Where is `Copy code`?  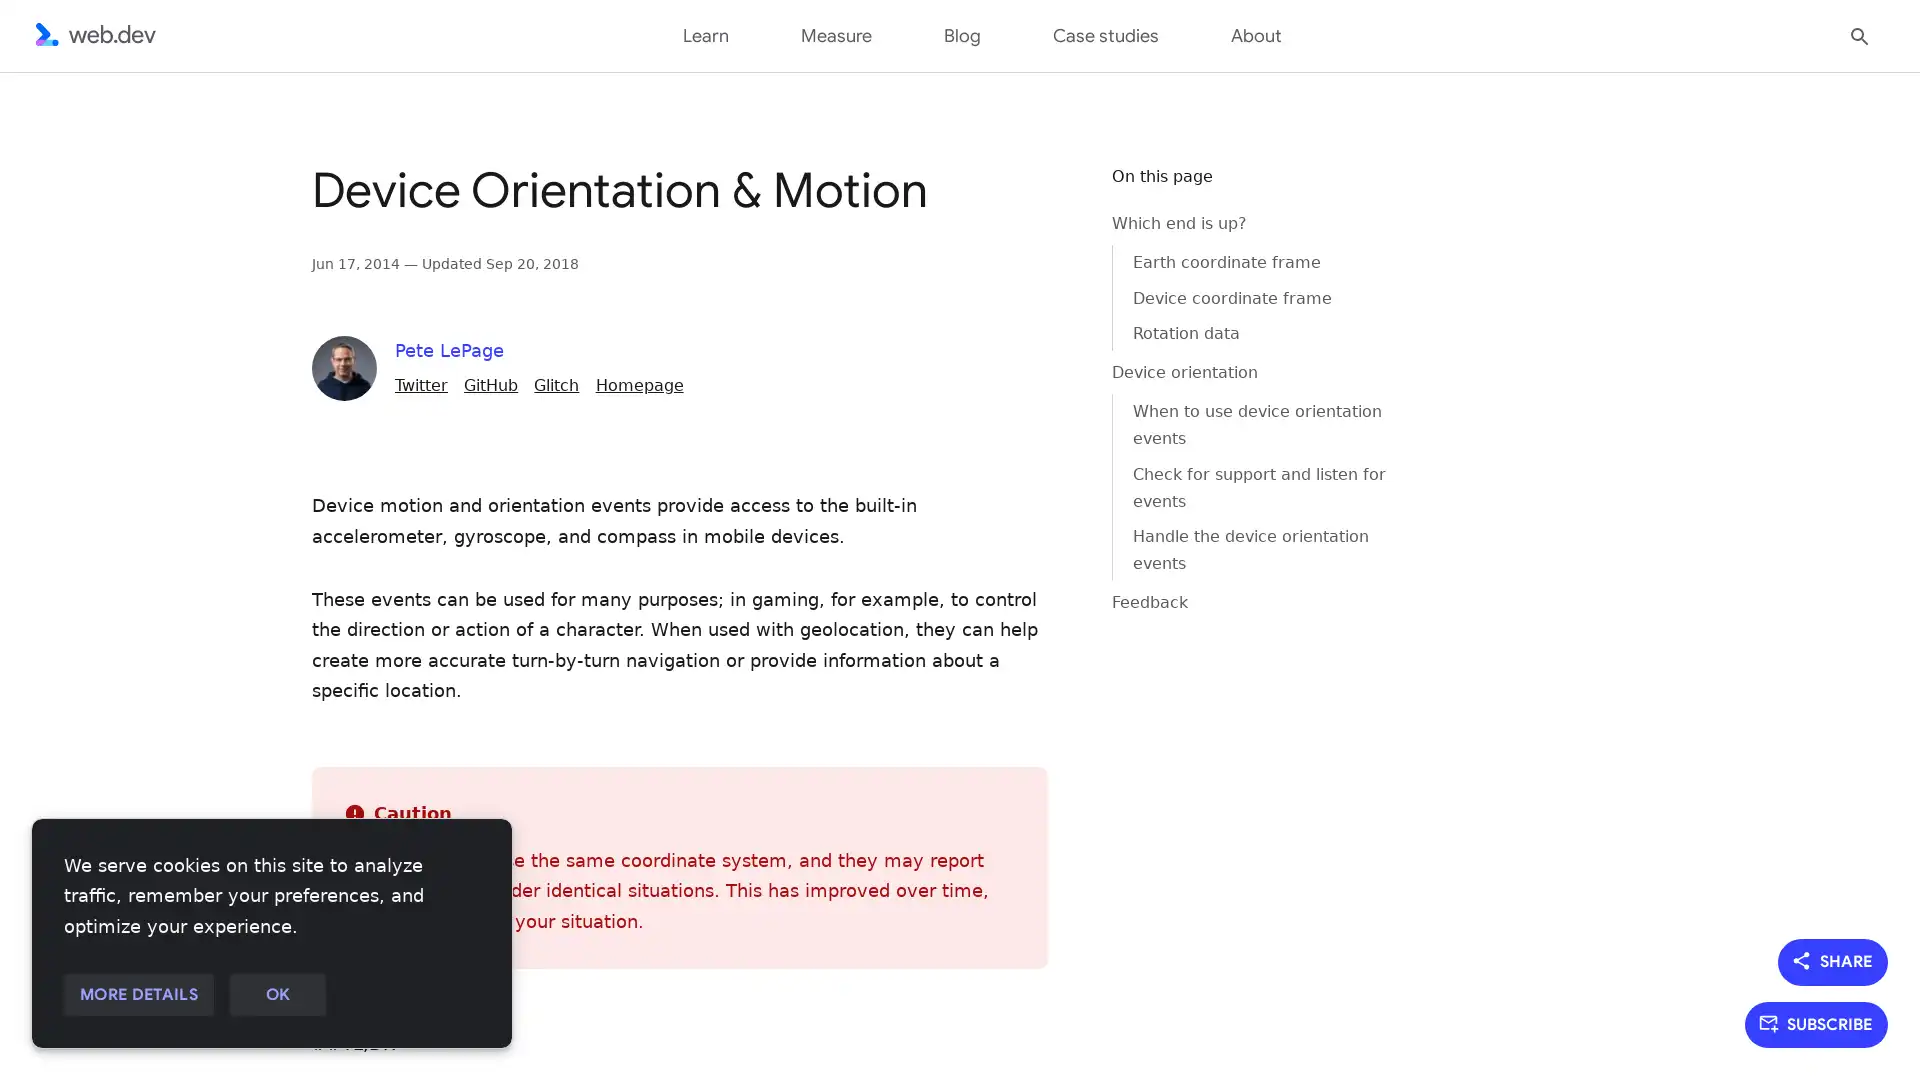
Copy code is located at coordinates (1046, 193).